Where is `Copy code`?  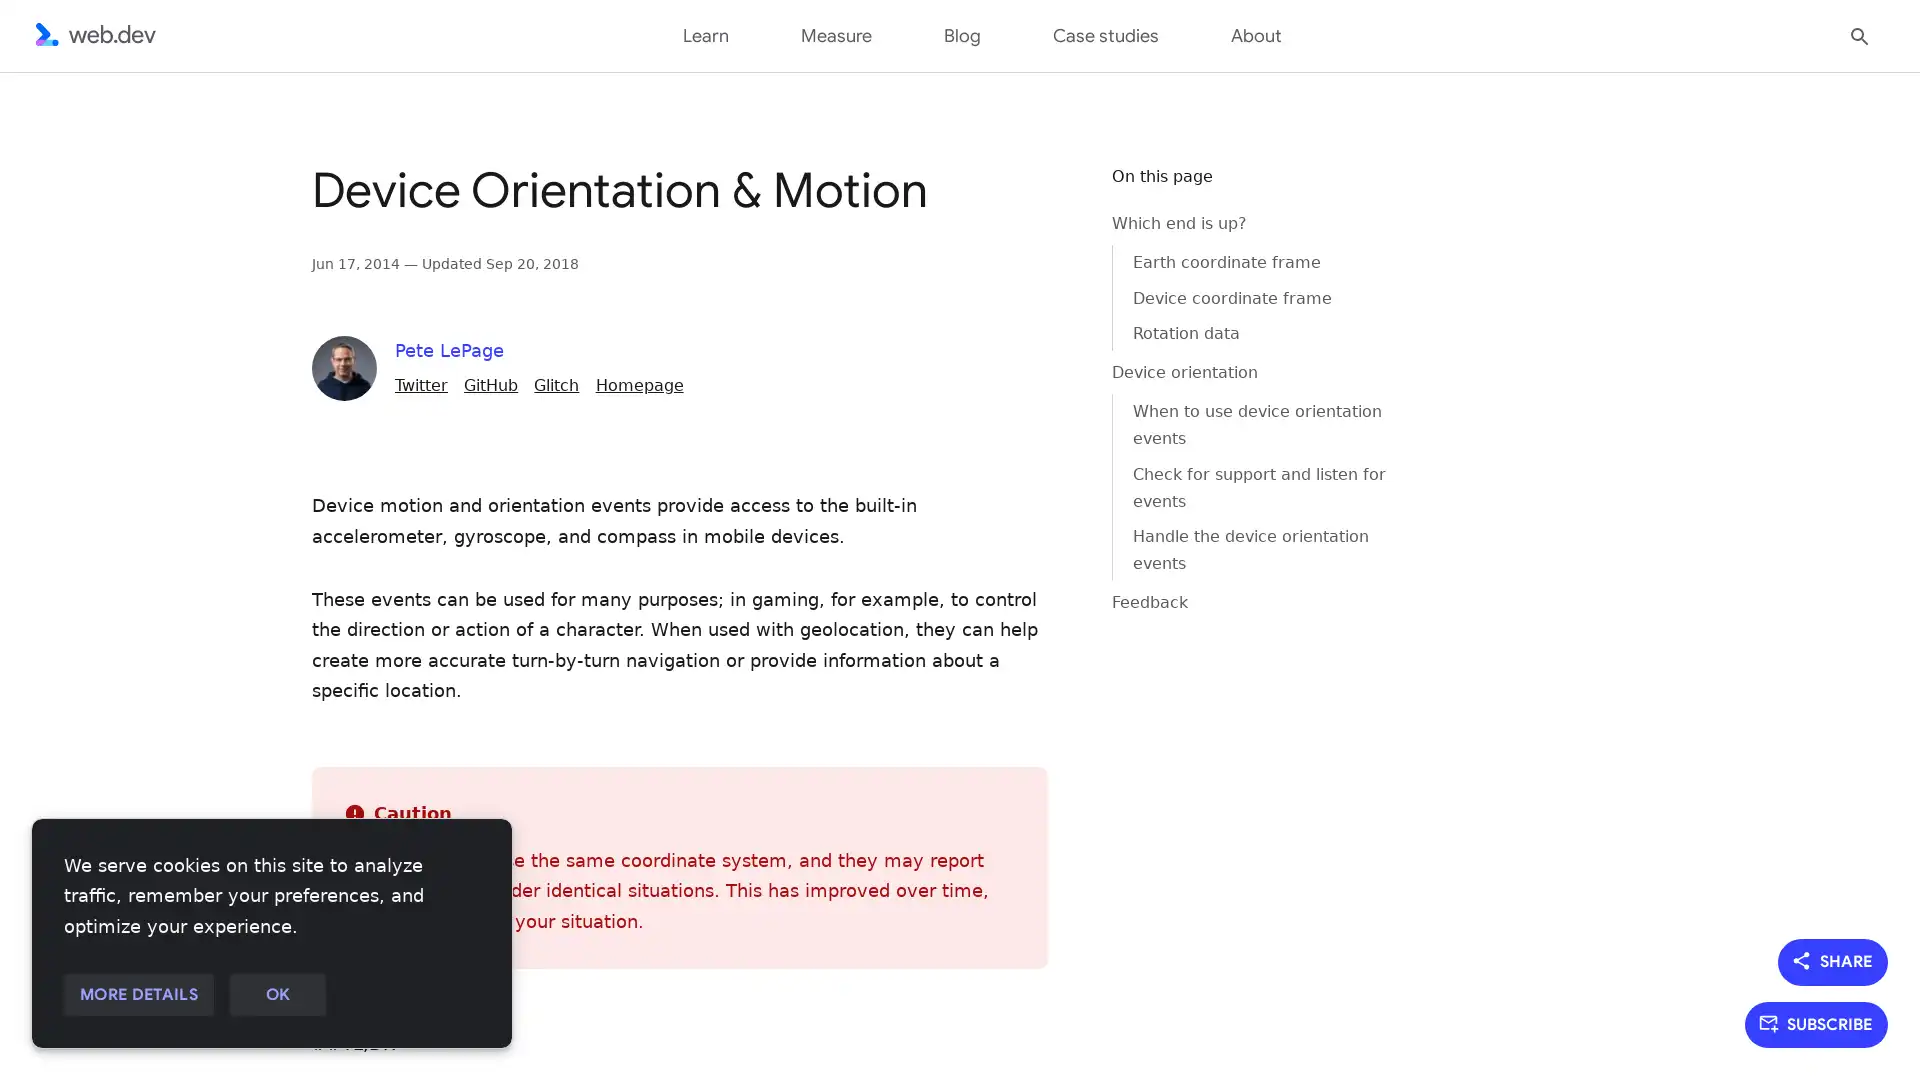
Copy code is located at coordinates (1046, 193).